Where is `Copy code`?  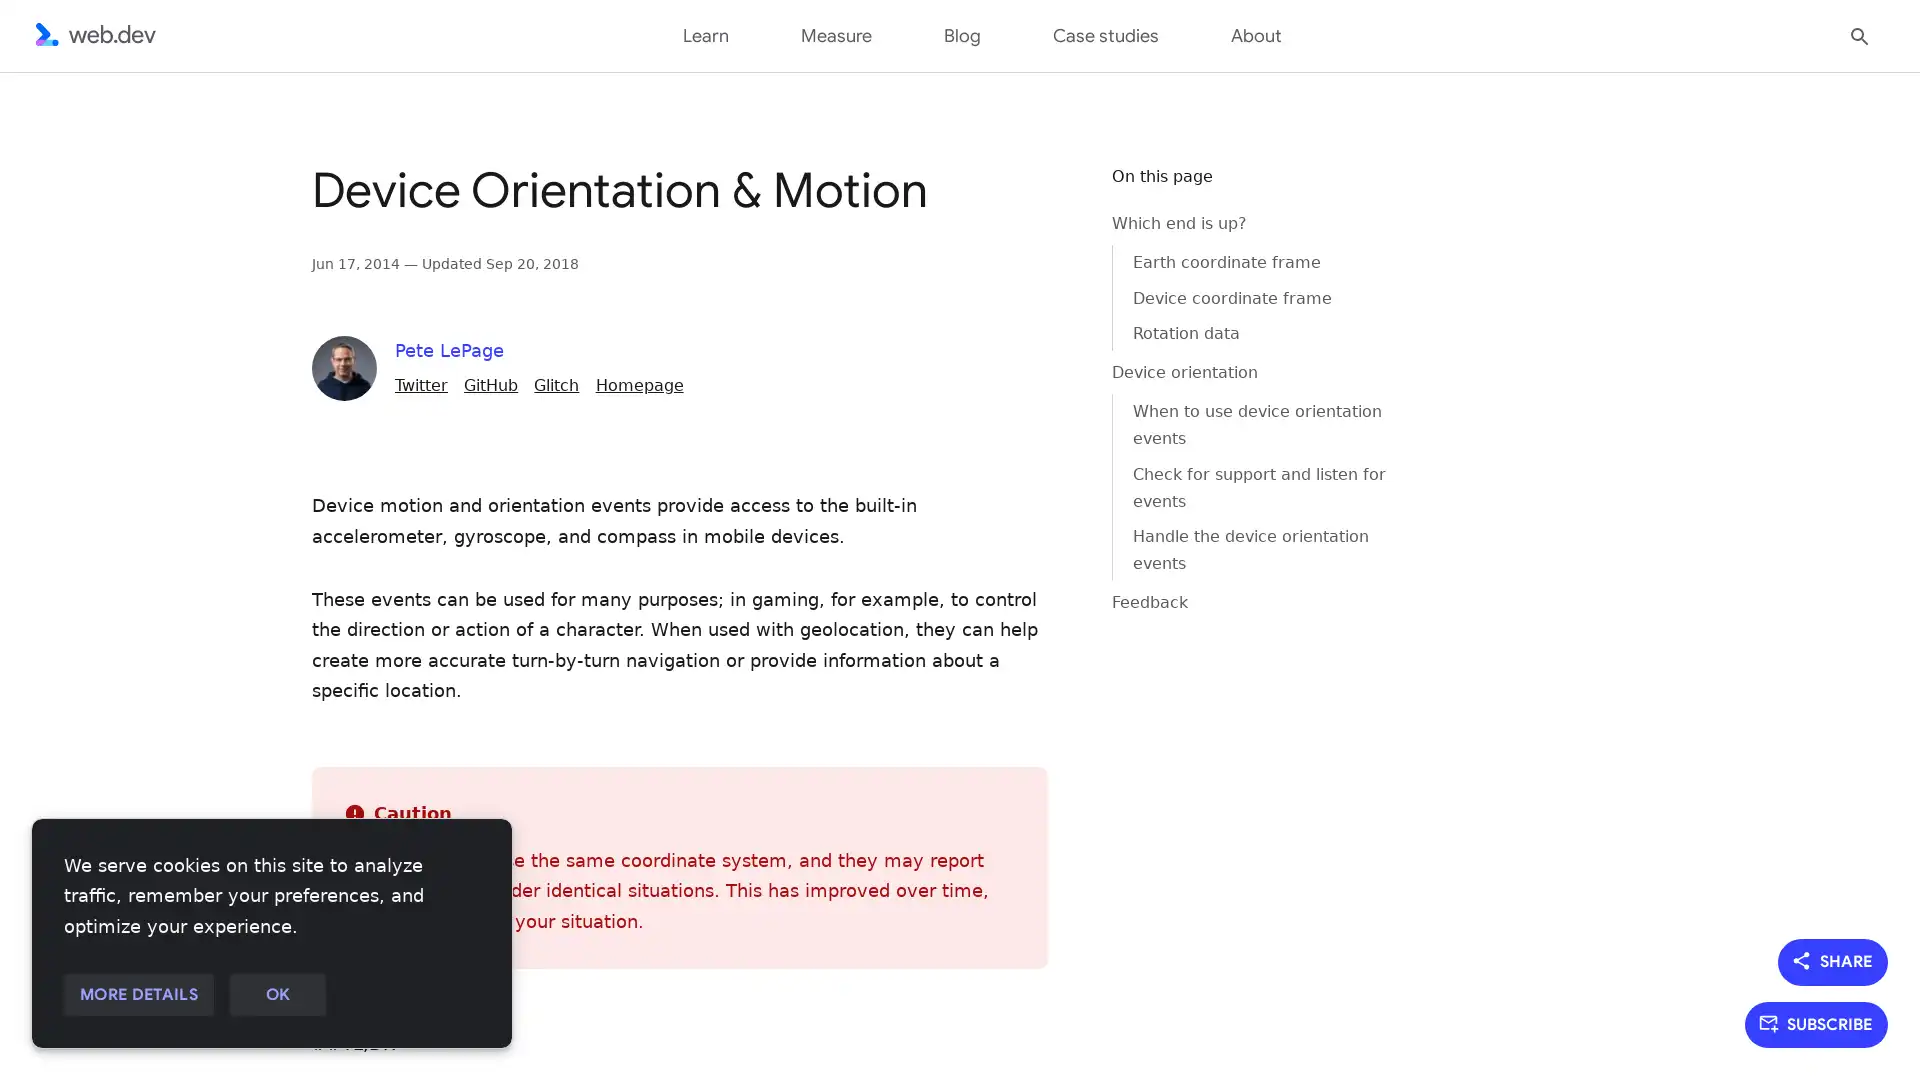
Copy code is located at coordinates (1046, 193).